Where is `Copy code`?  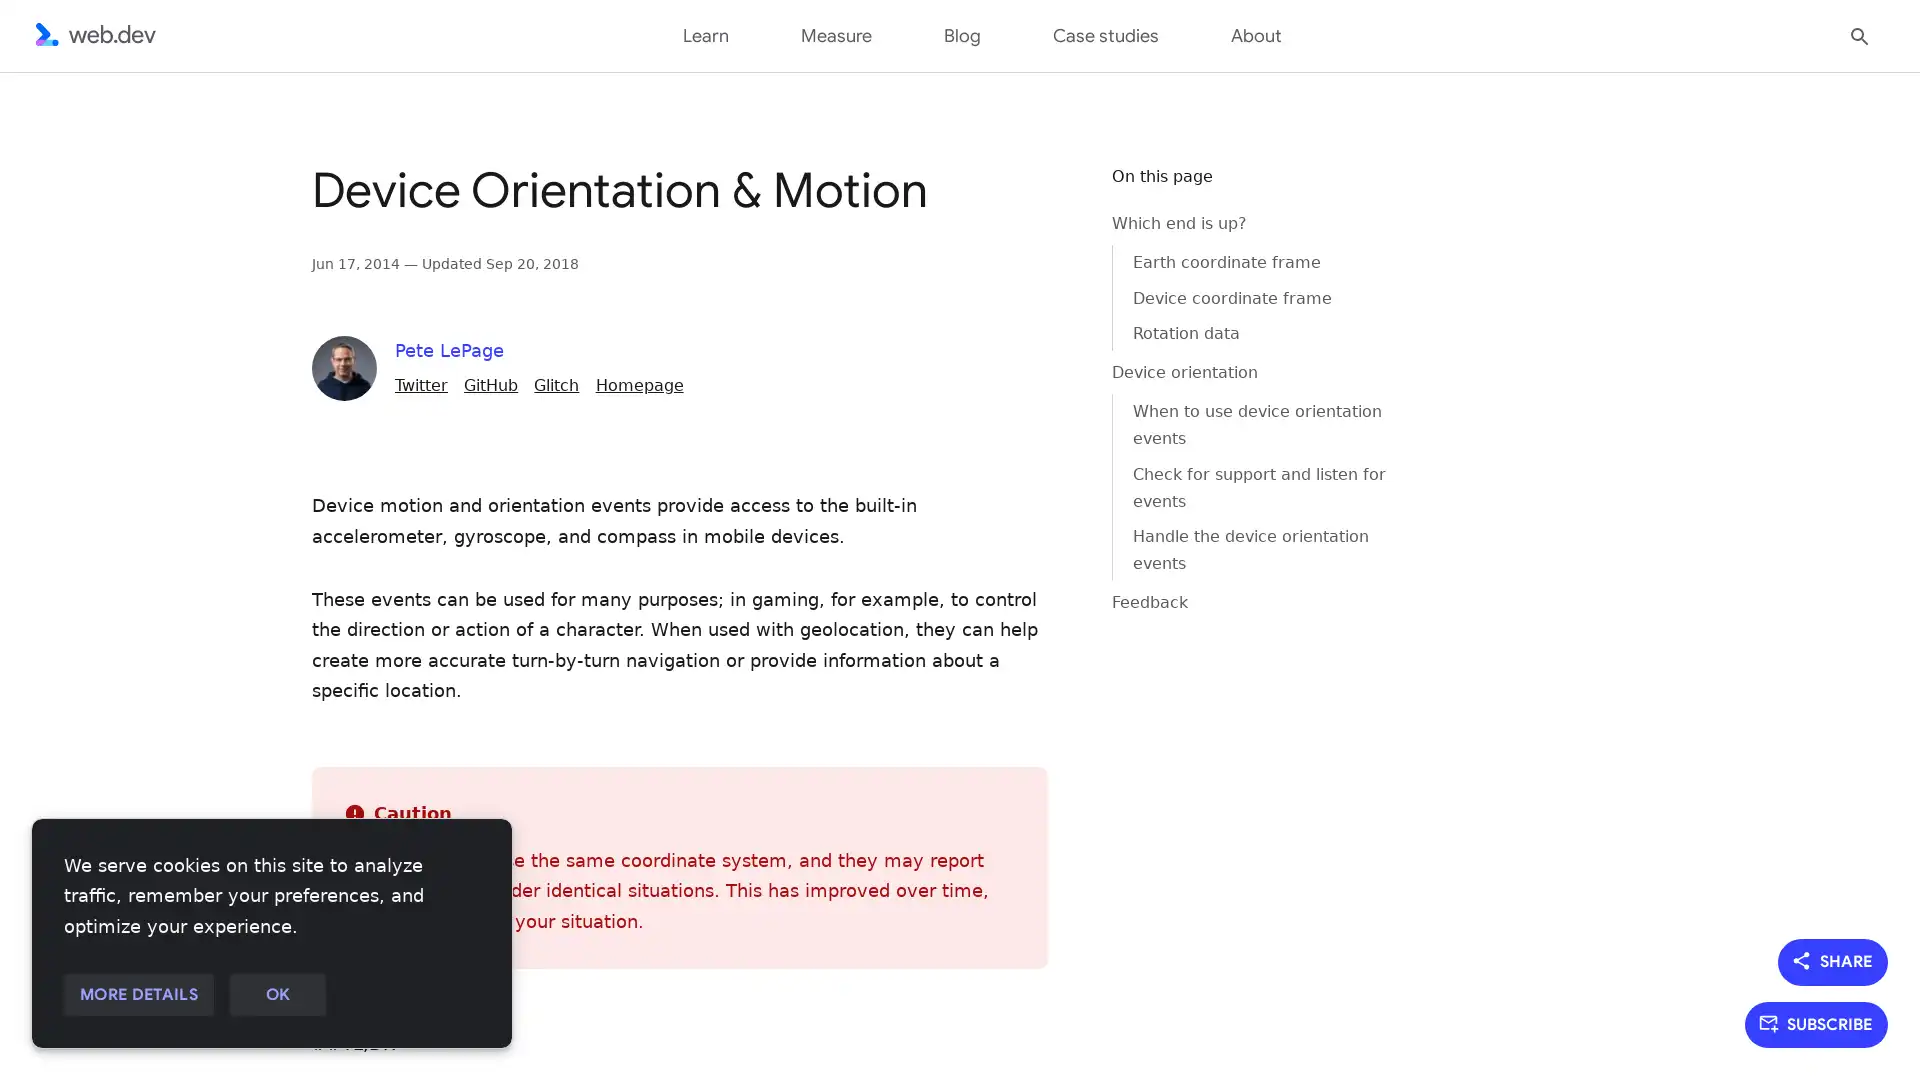
Copy code is located at coordinates (1046, 193).